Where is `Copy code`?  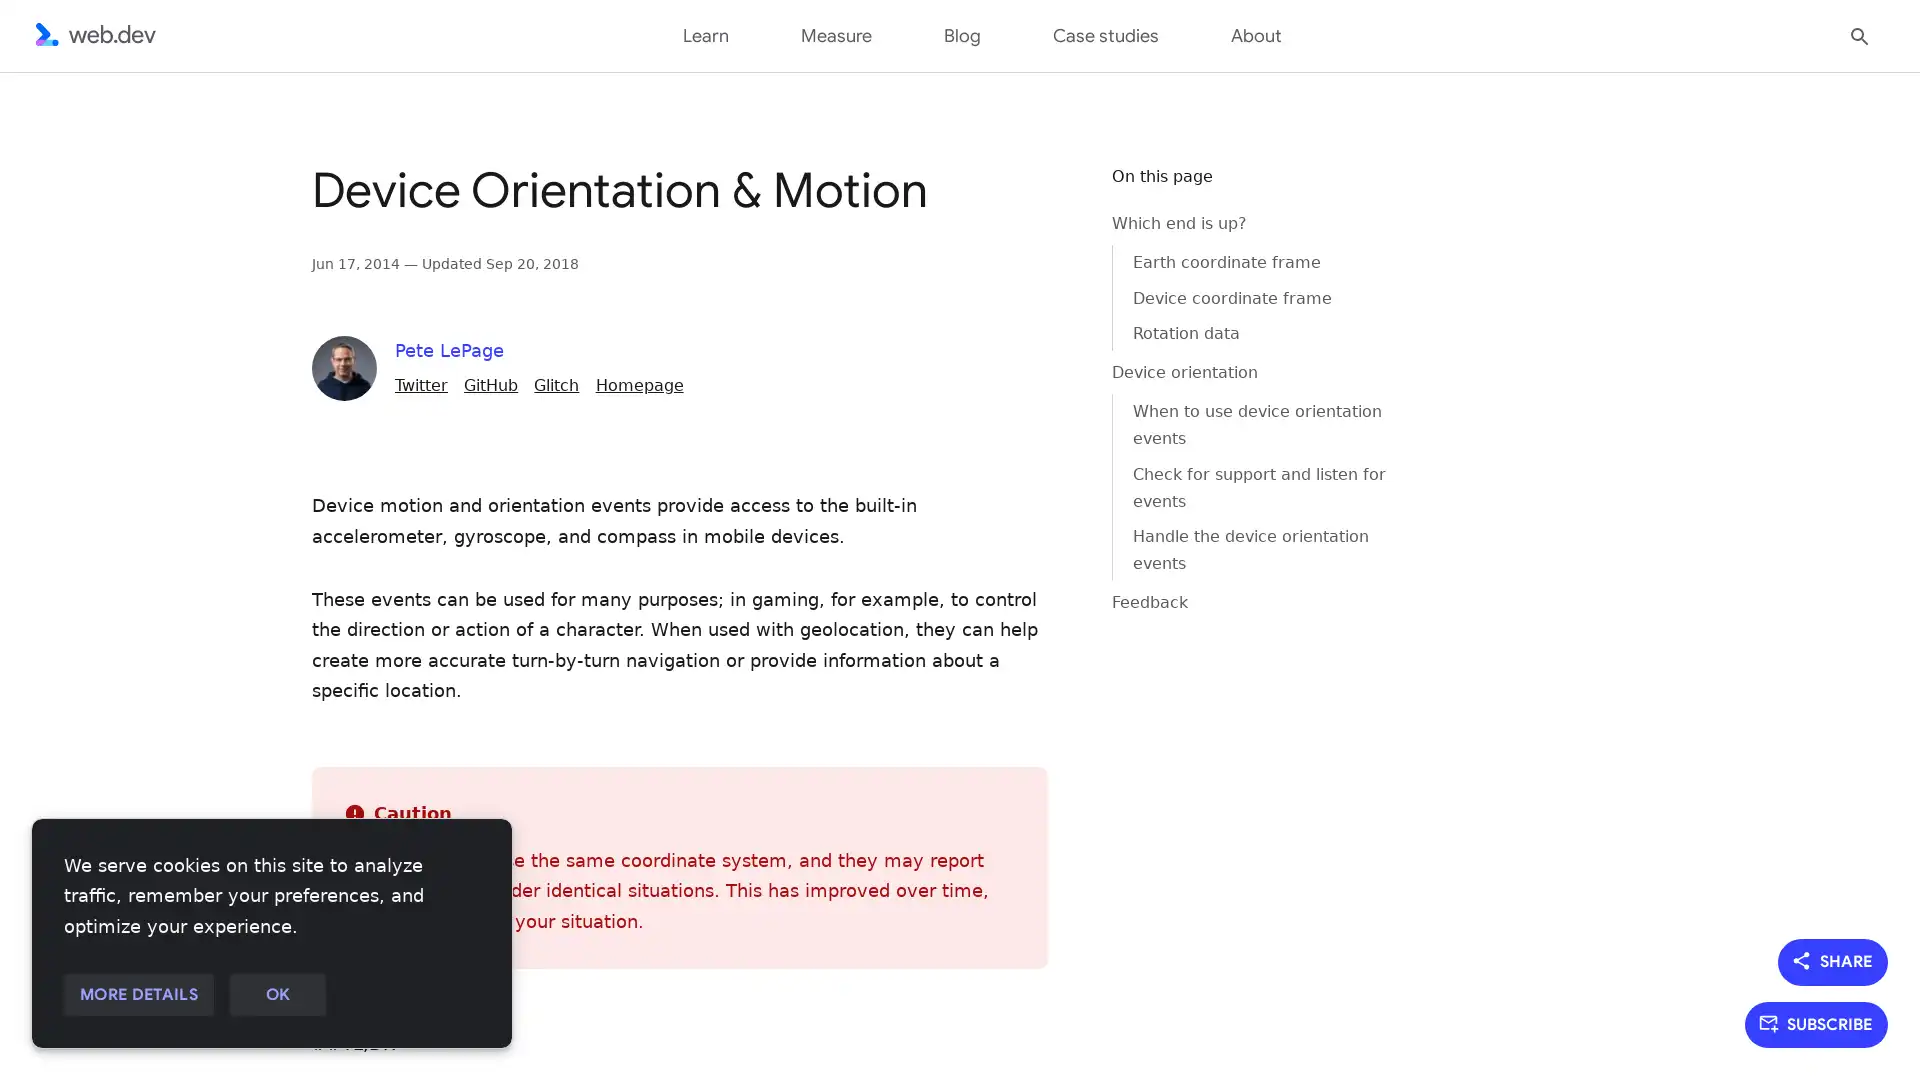
Copy code is located at coordinates (1046, 193).